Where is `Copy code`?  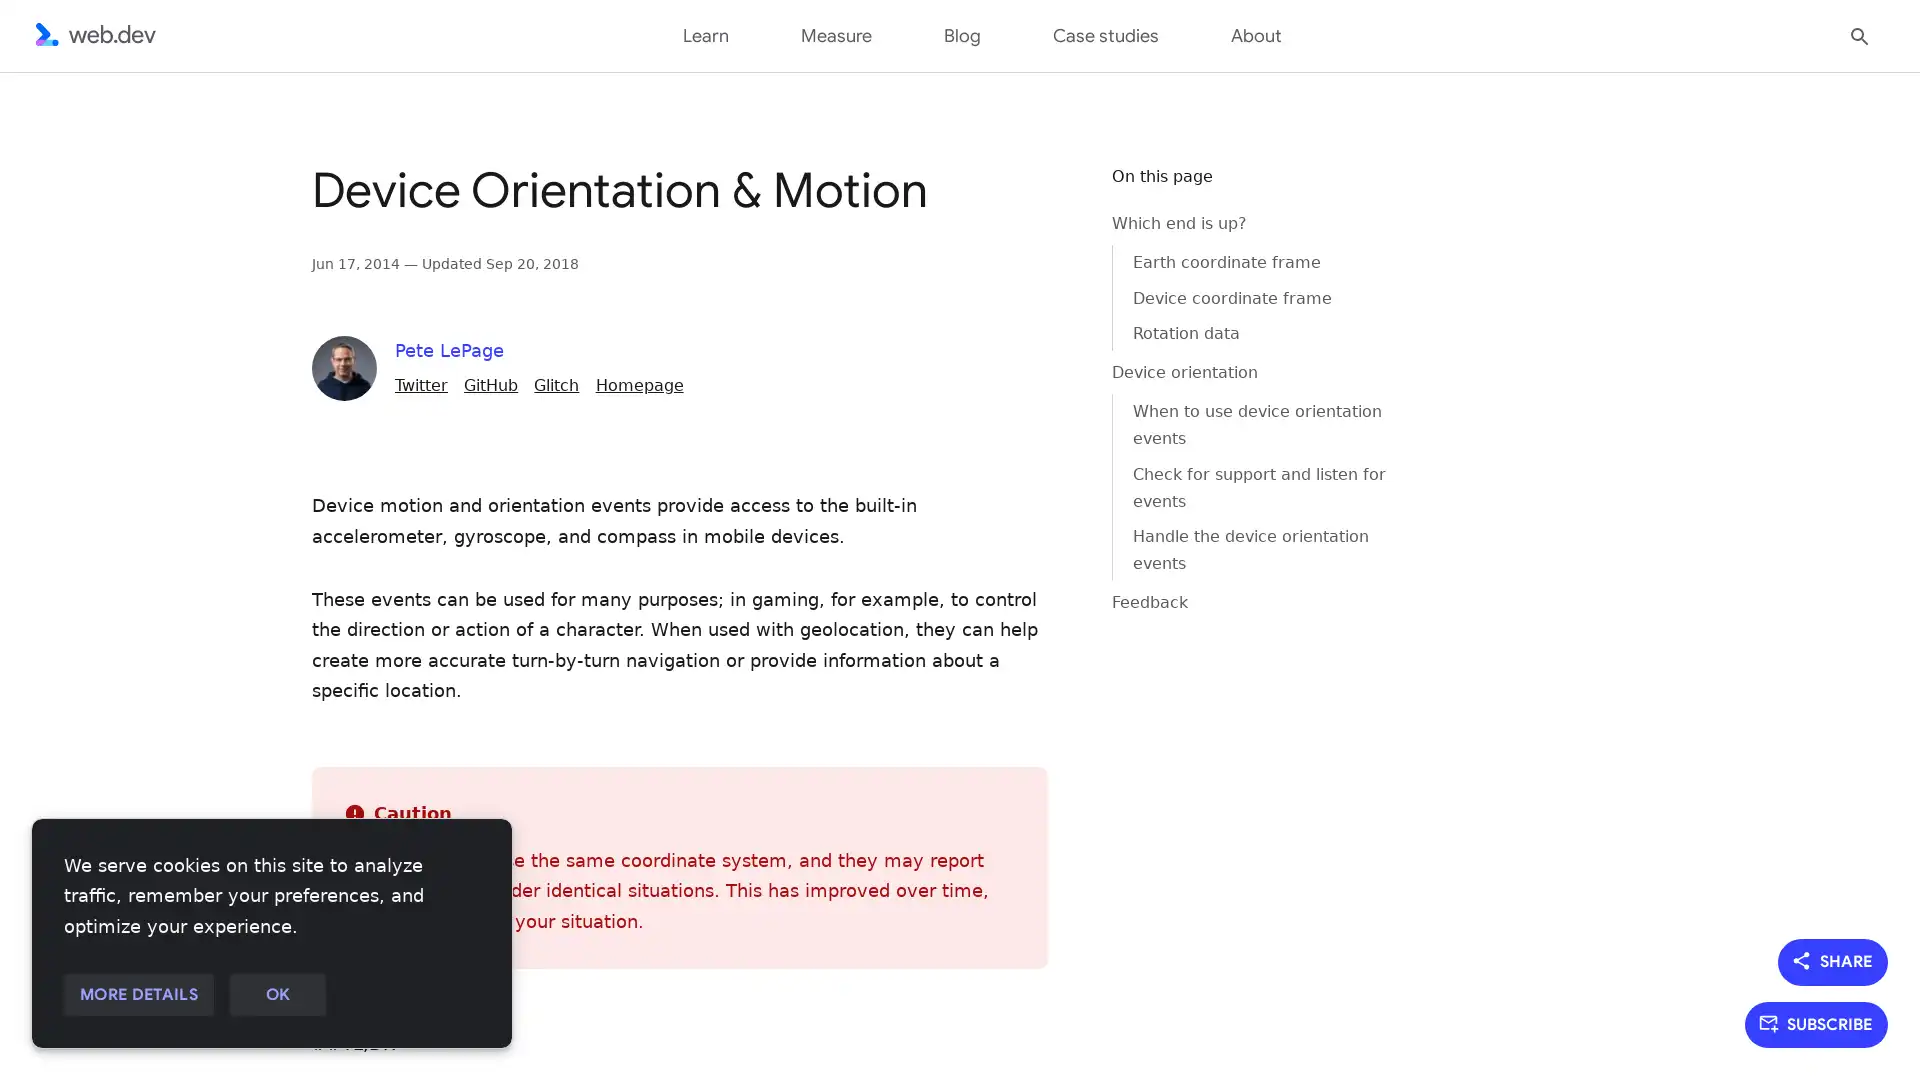
Copy code is located at coordinates (1046, 193).